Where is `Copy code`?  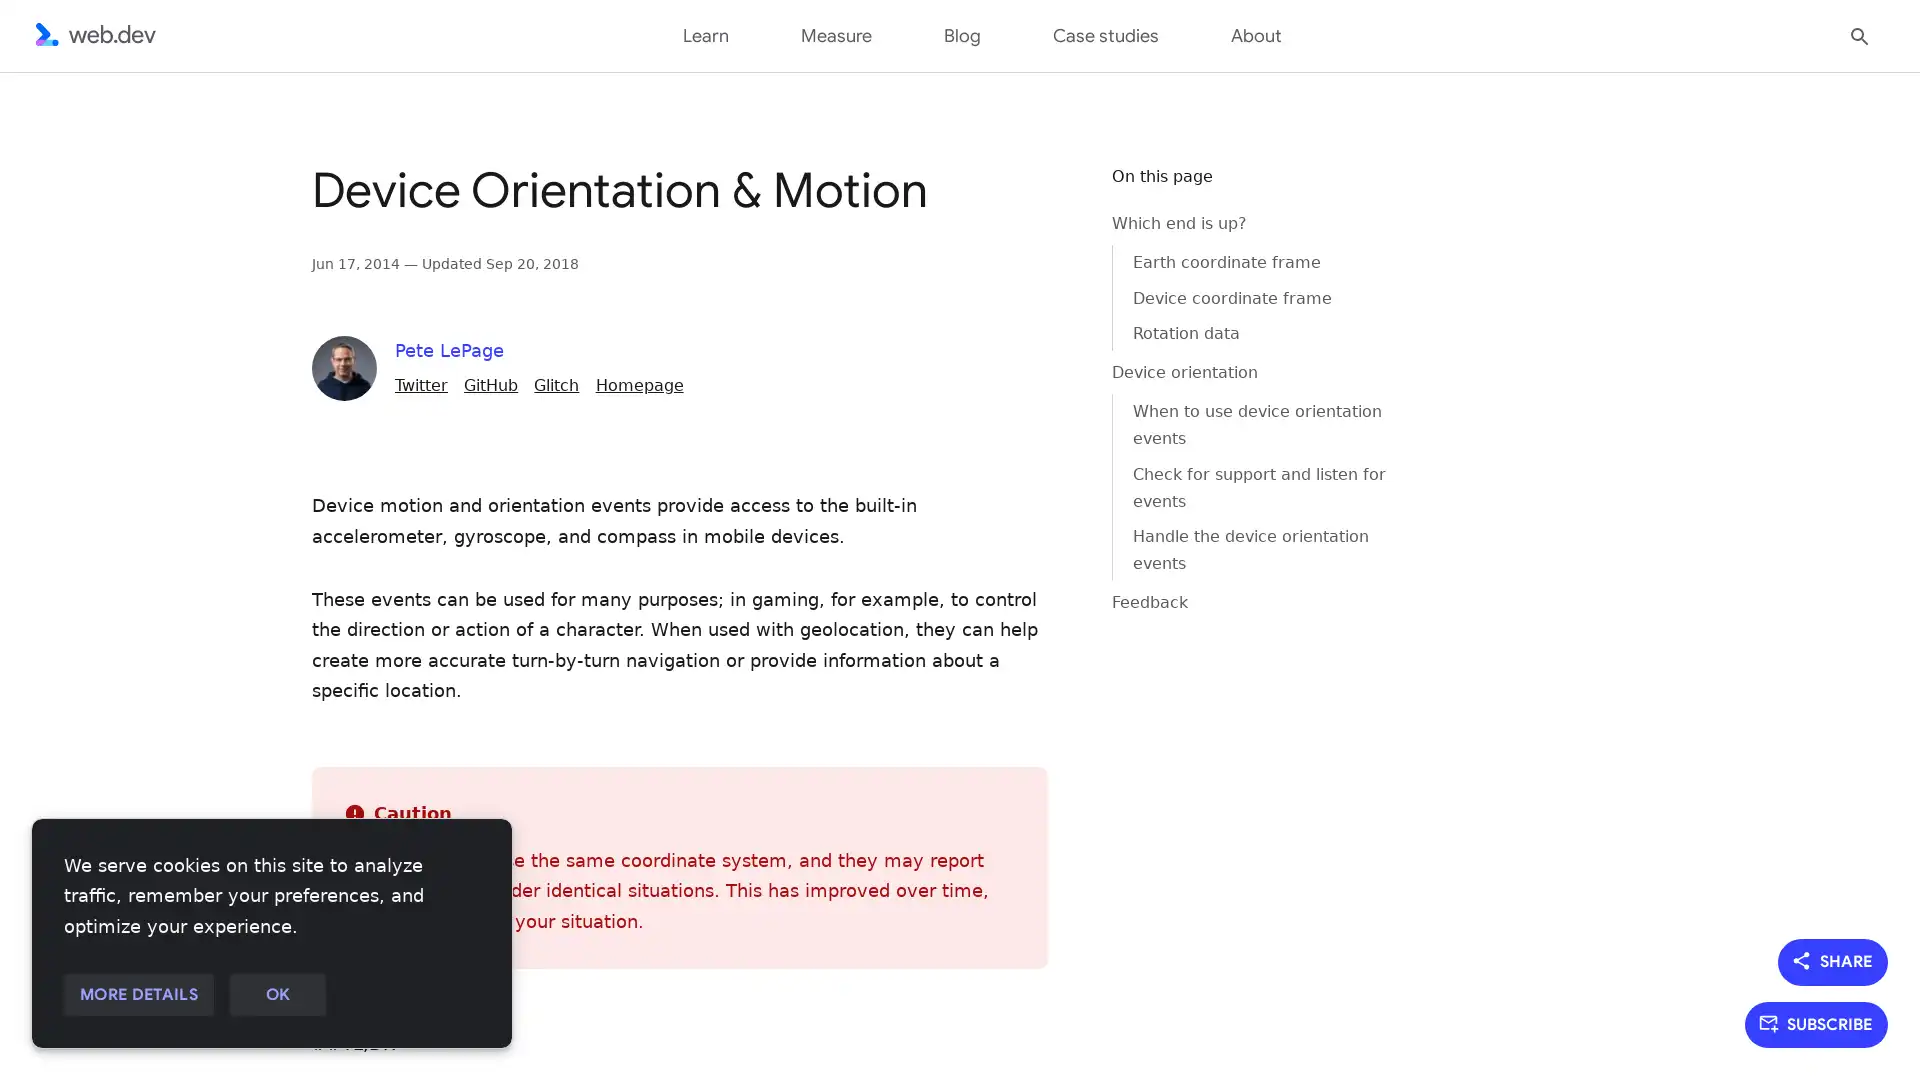
Copy code is located at coordinates (1046, 193).